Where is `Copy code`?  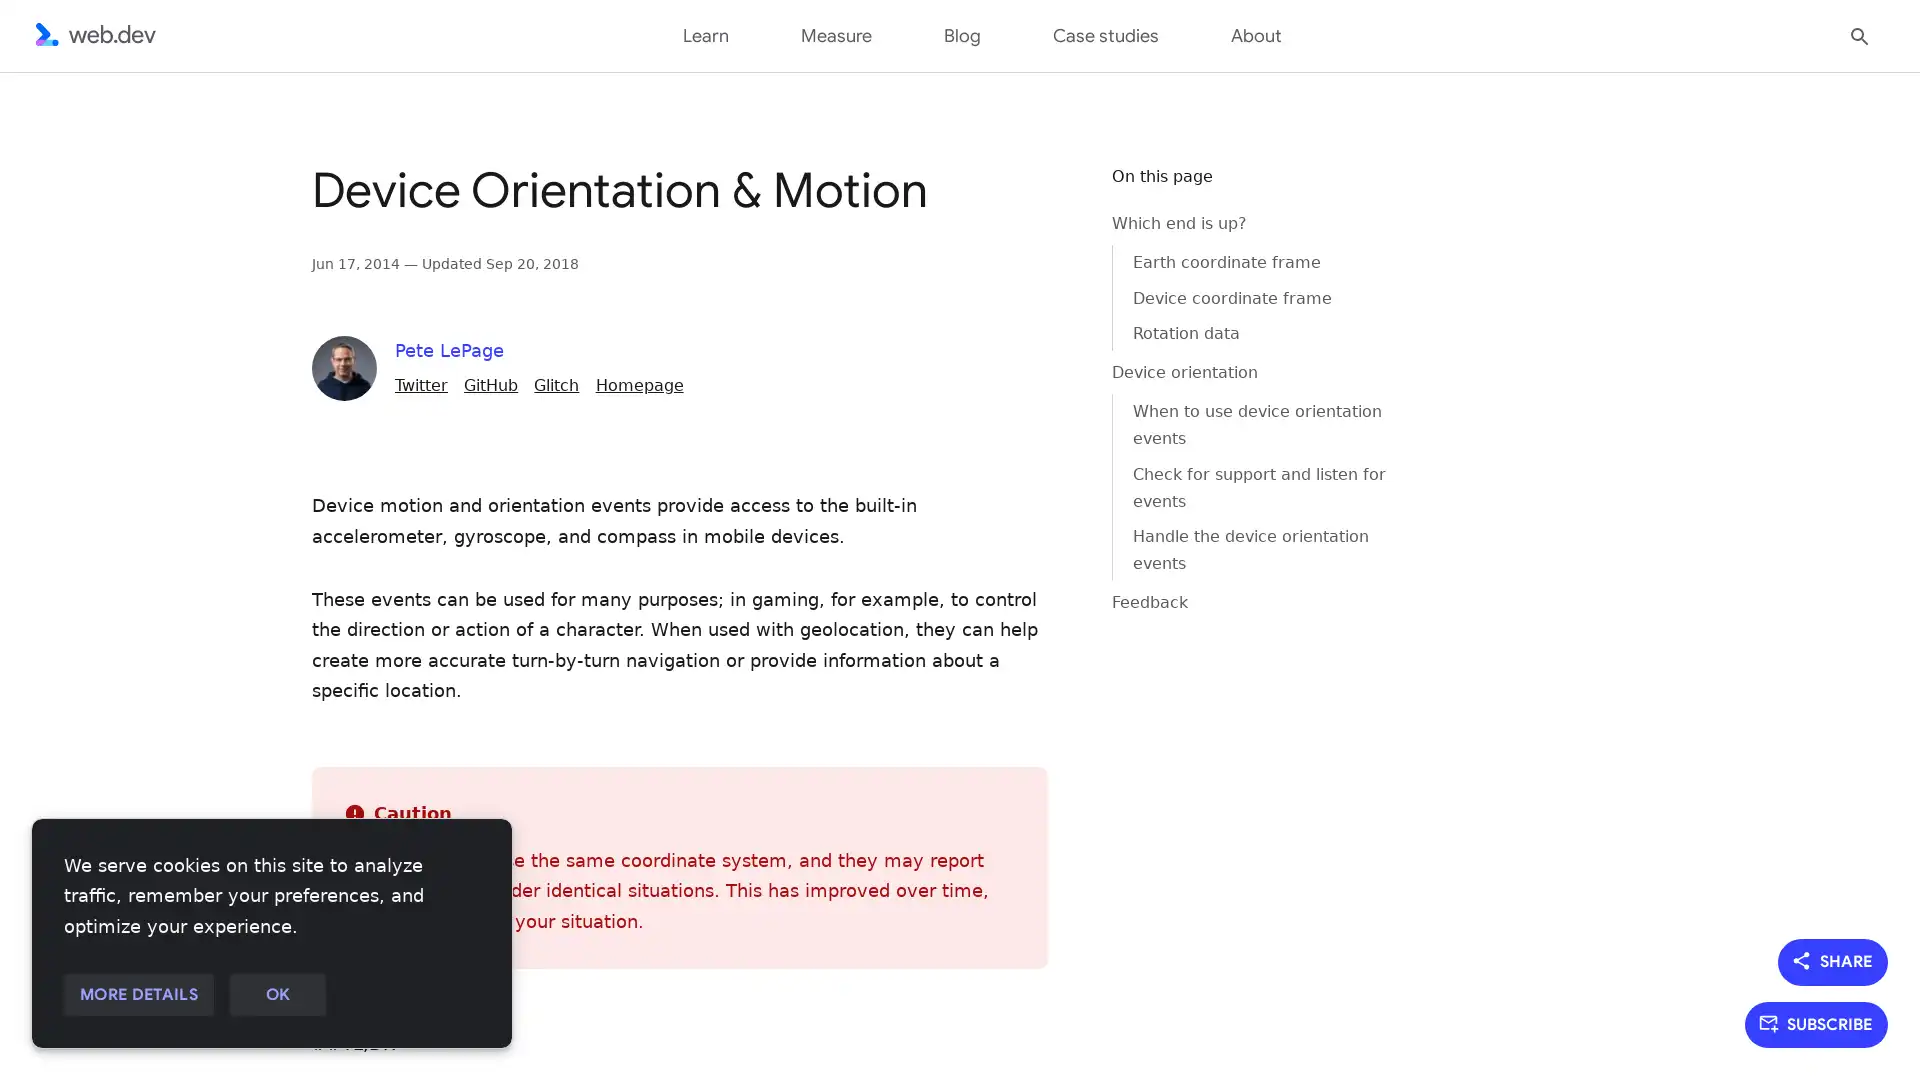
Copy code is located at coordinates (1046, 193).